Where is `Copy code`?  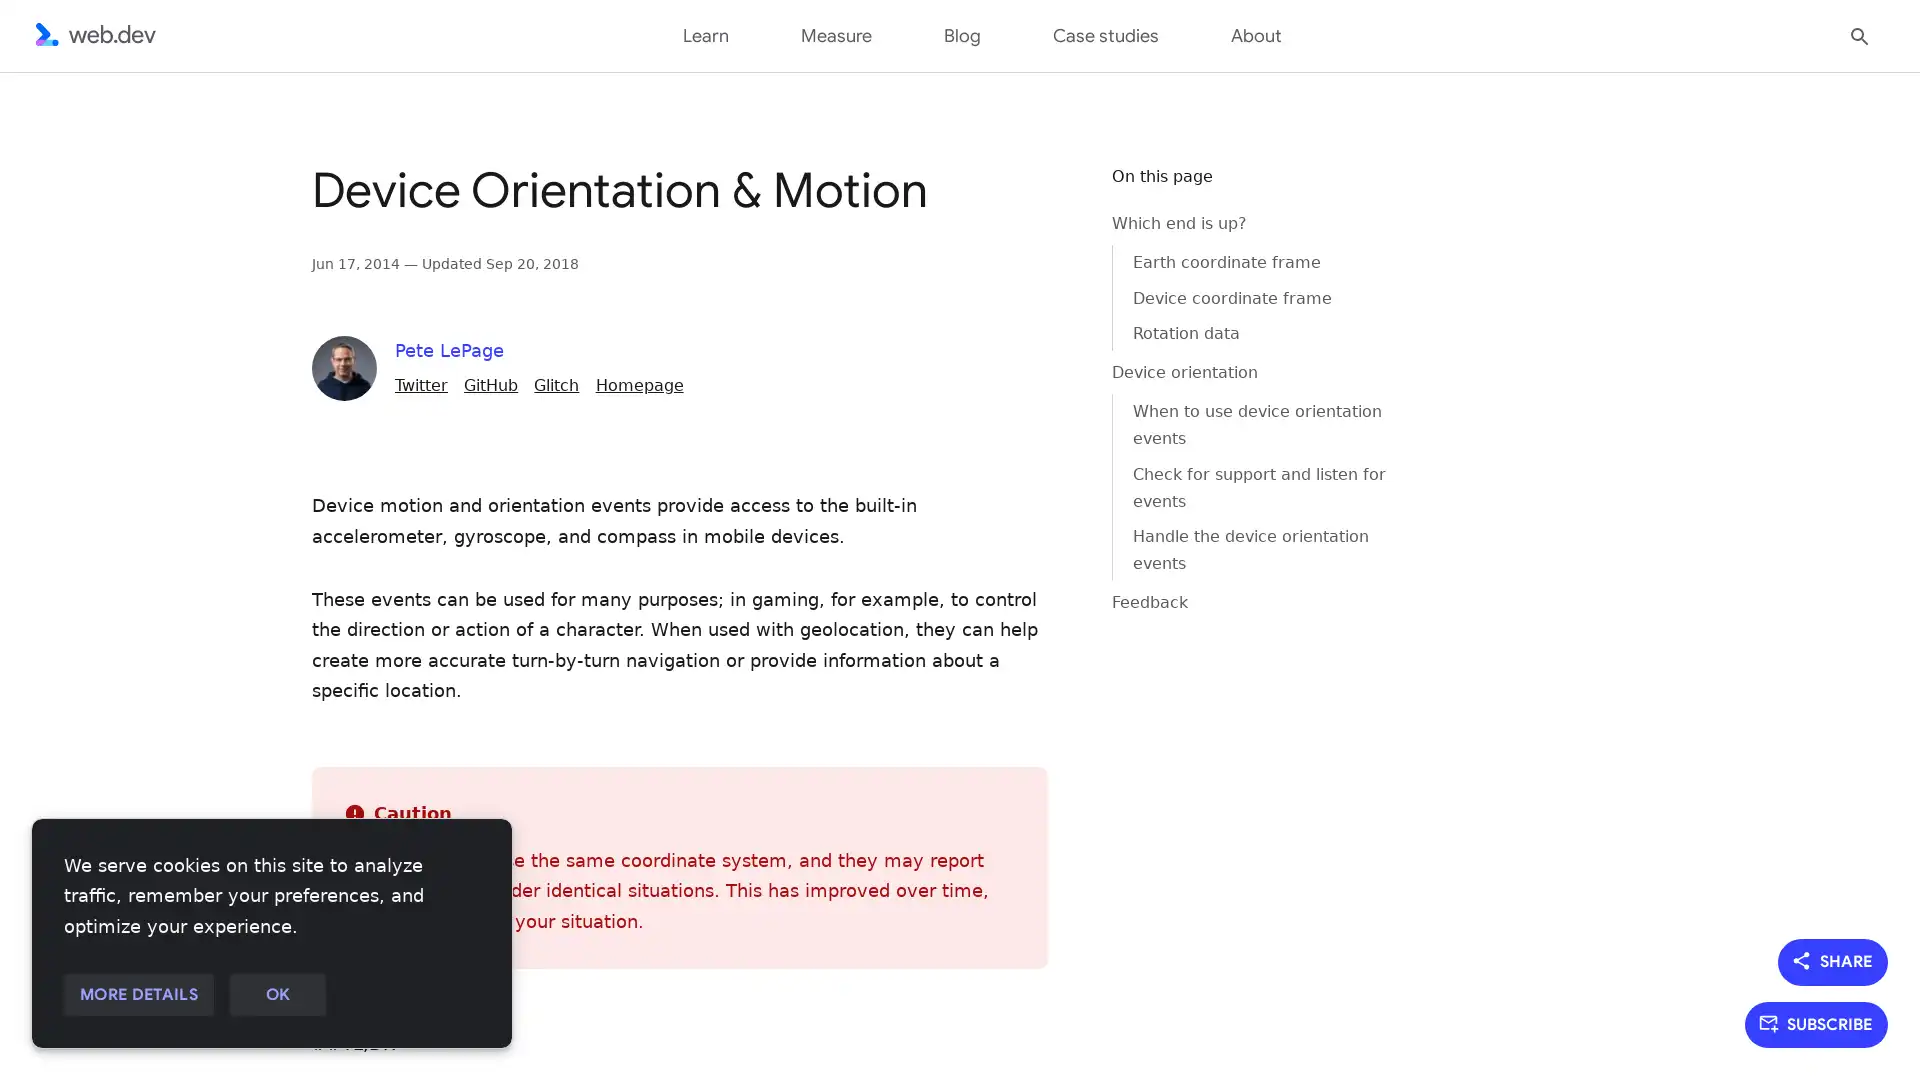
Copy code is located at coordinates (1046, 193).